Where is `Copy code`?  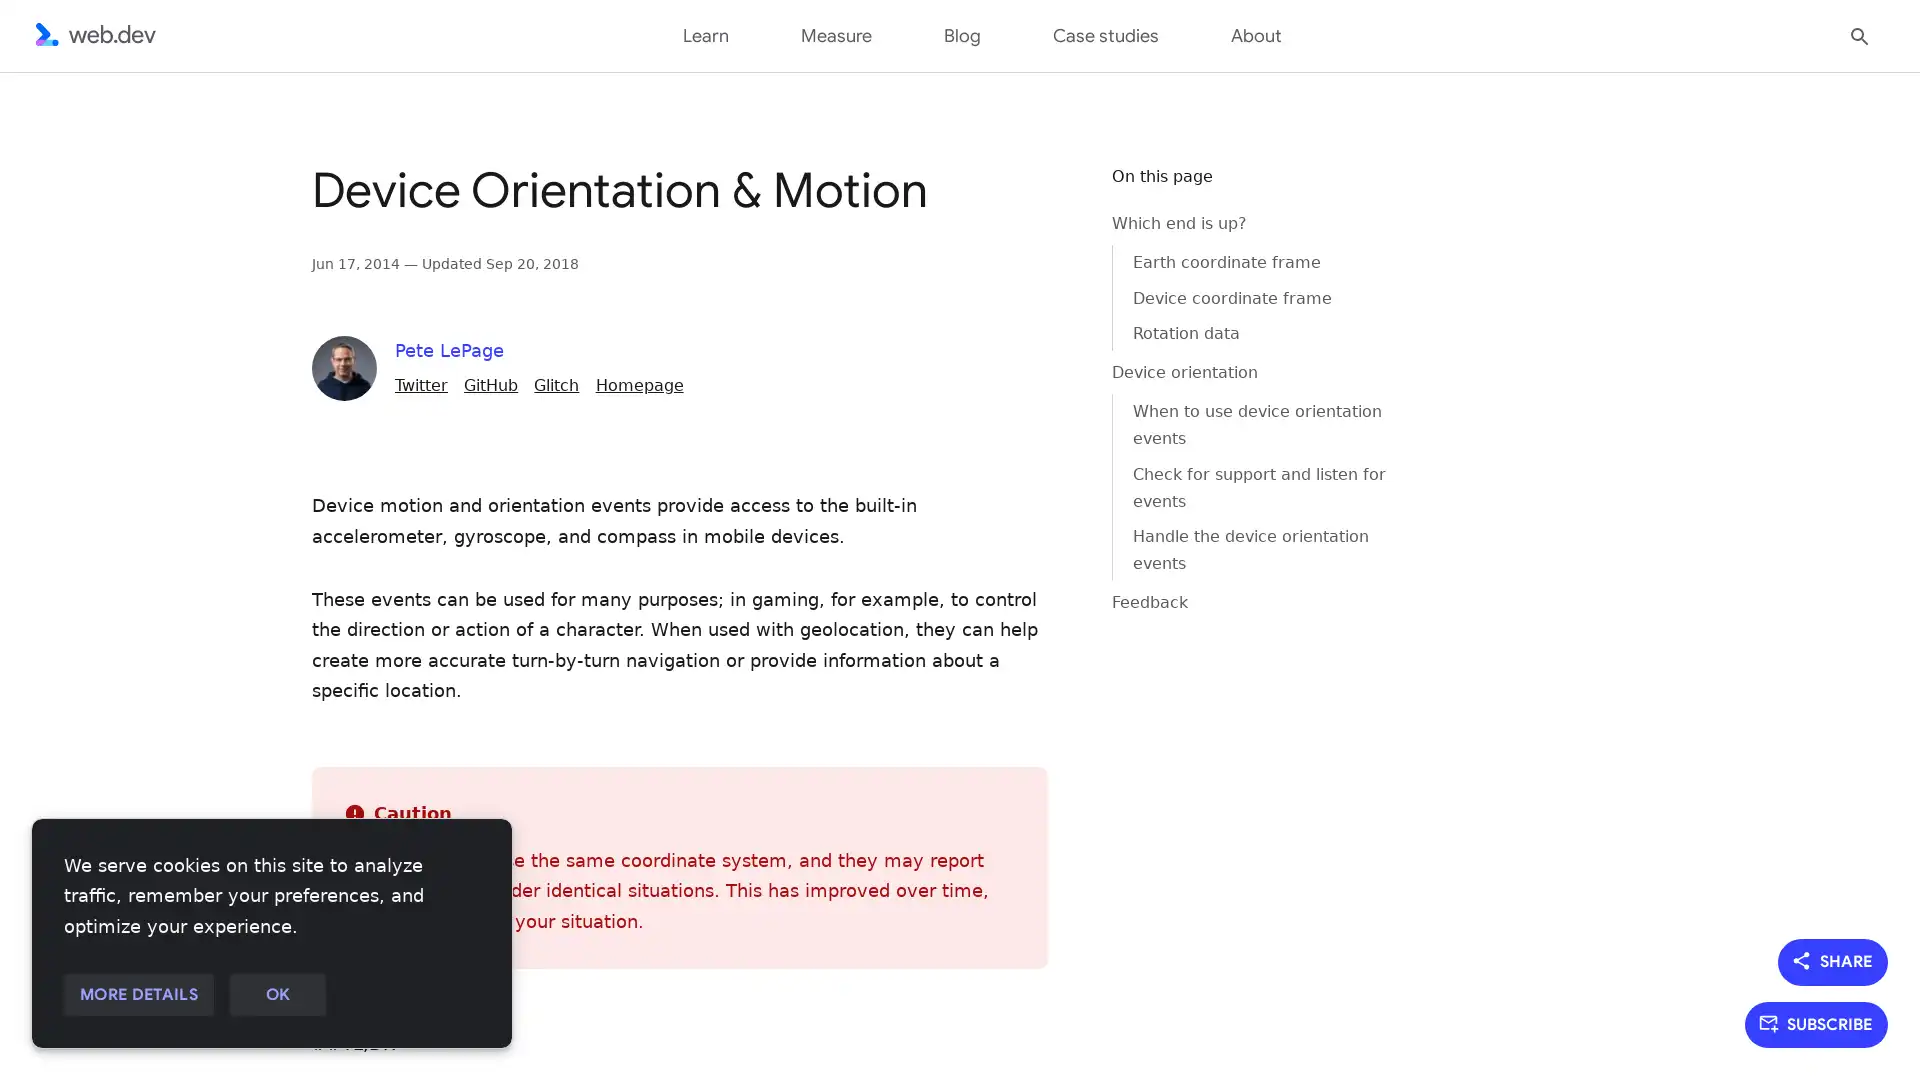
Copy code is located at coordinates (1046, 193).